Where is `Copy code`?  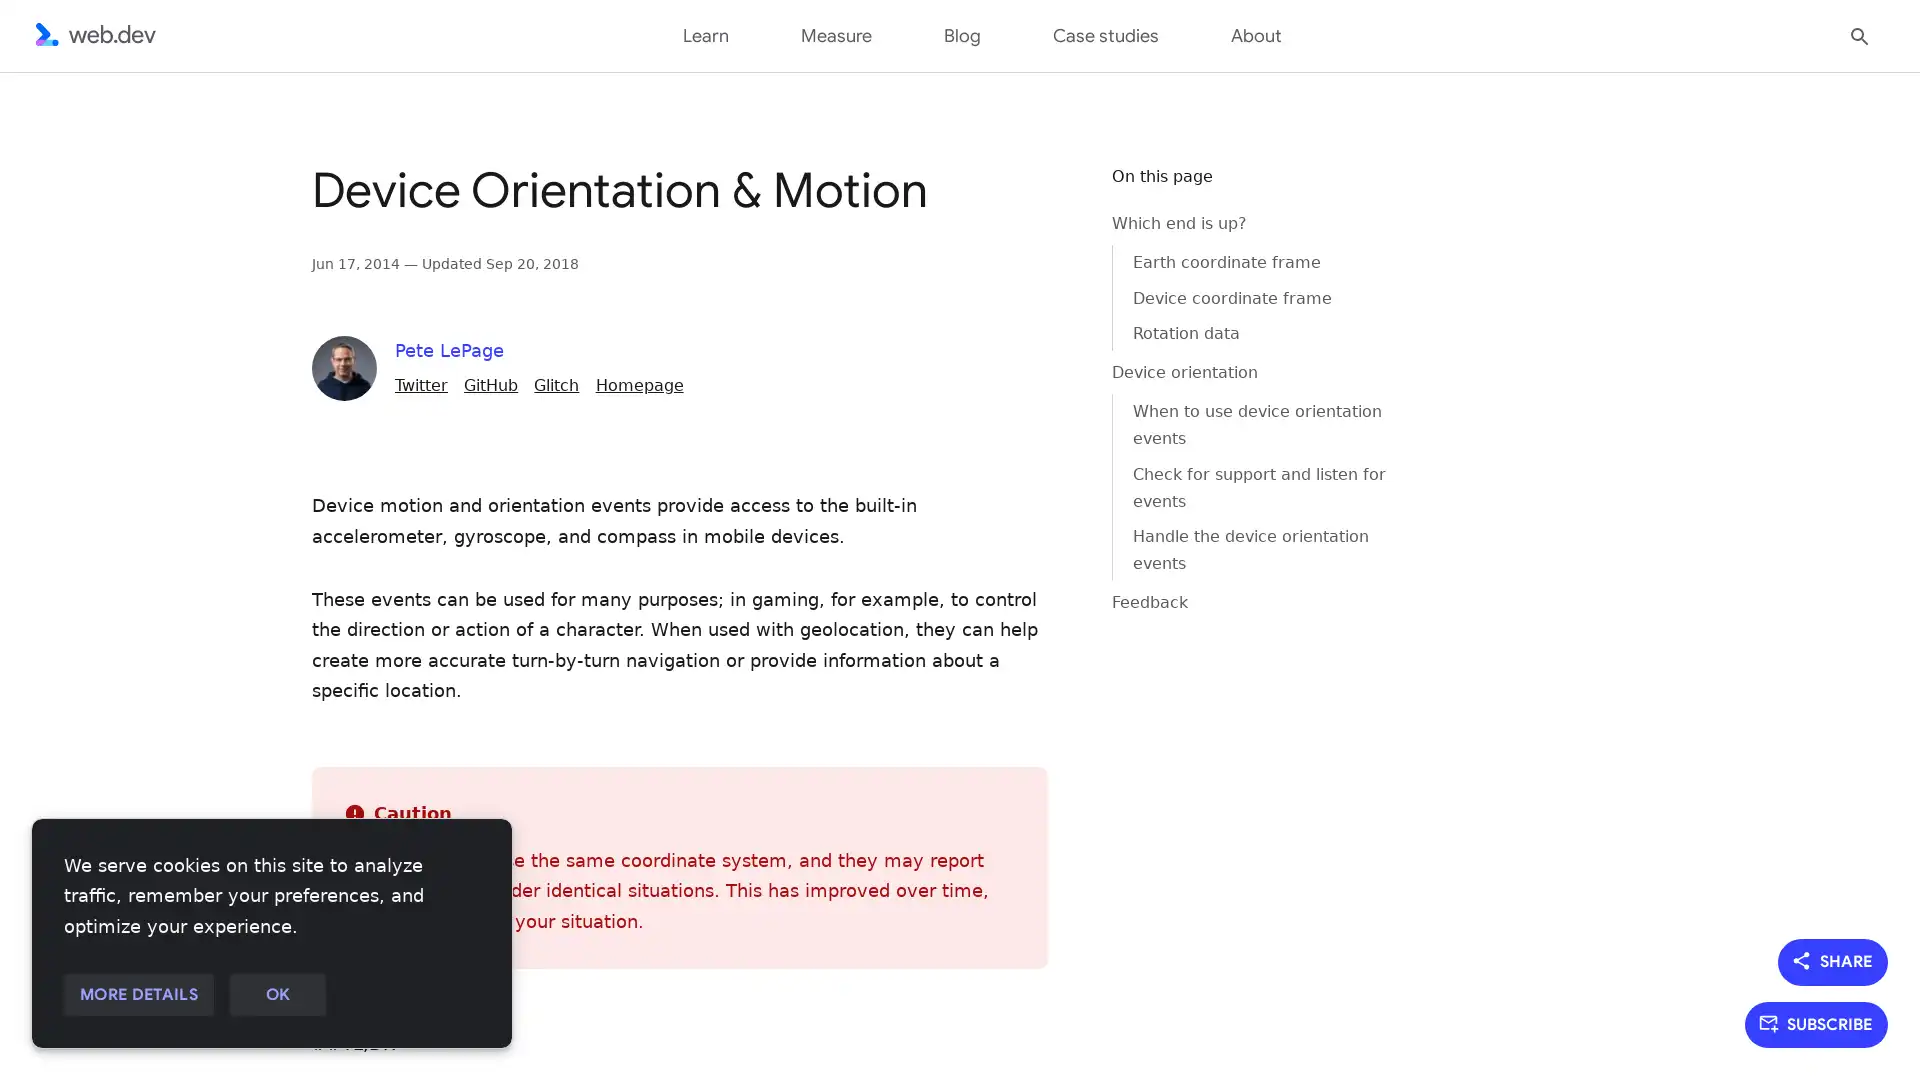
Copy code is located at coordinates (1046, 193).